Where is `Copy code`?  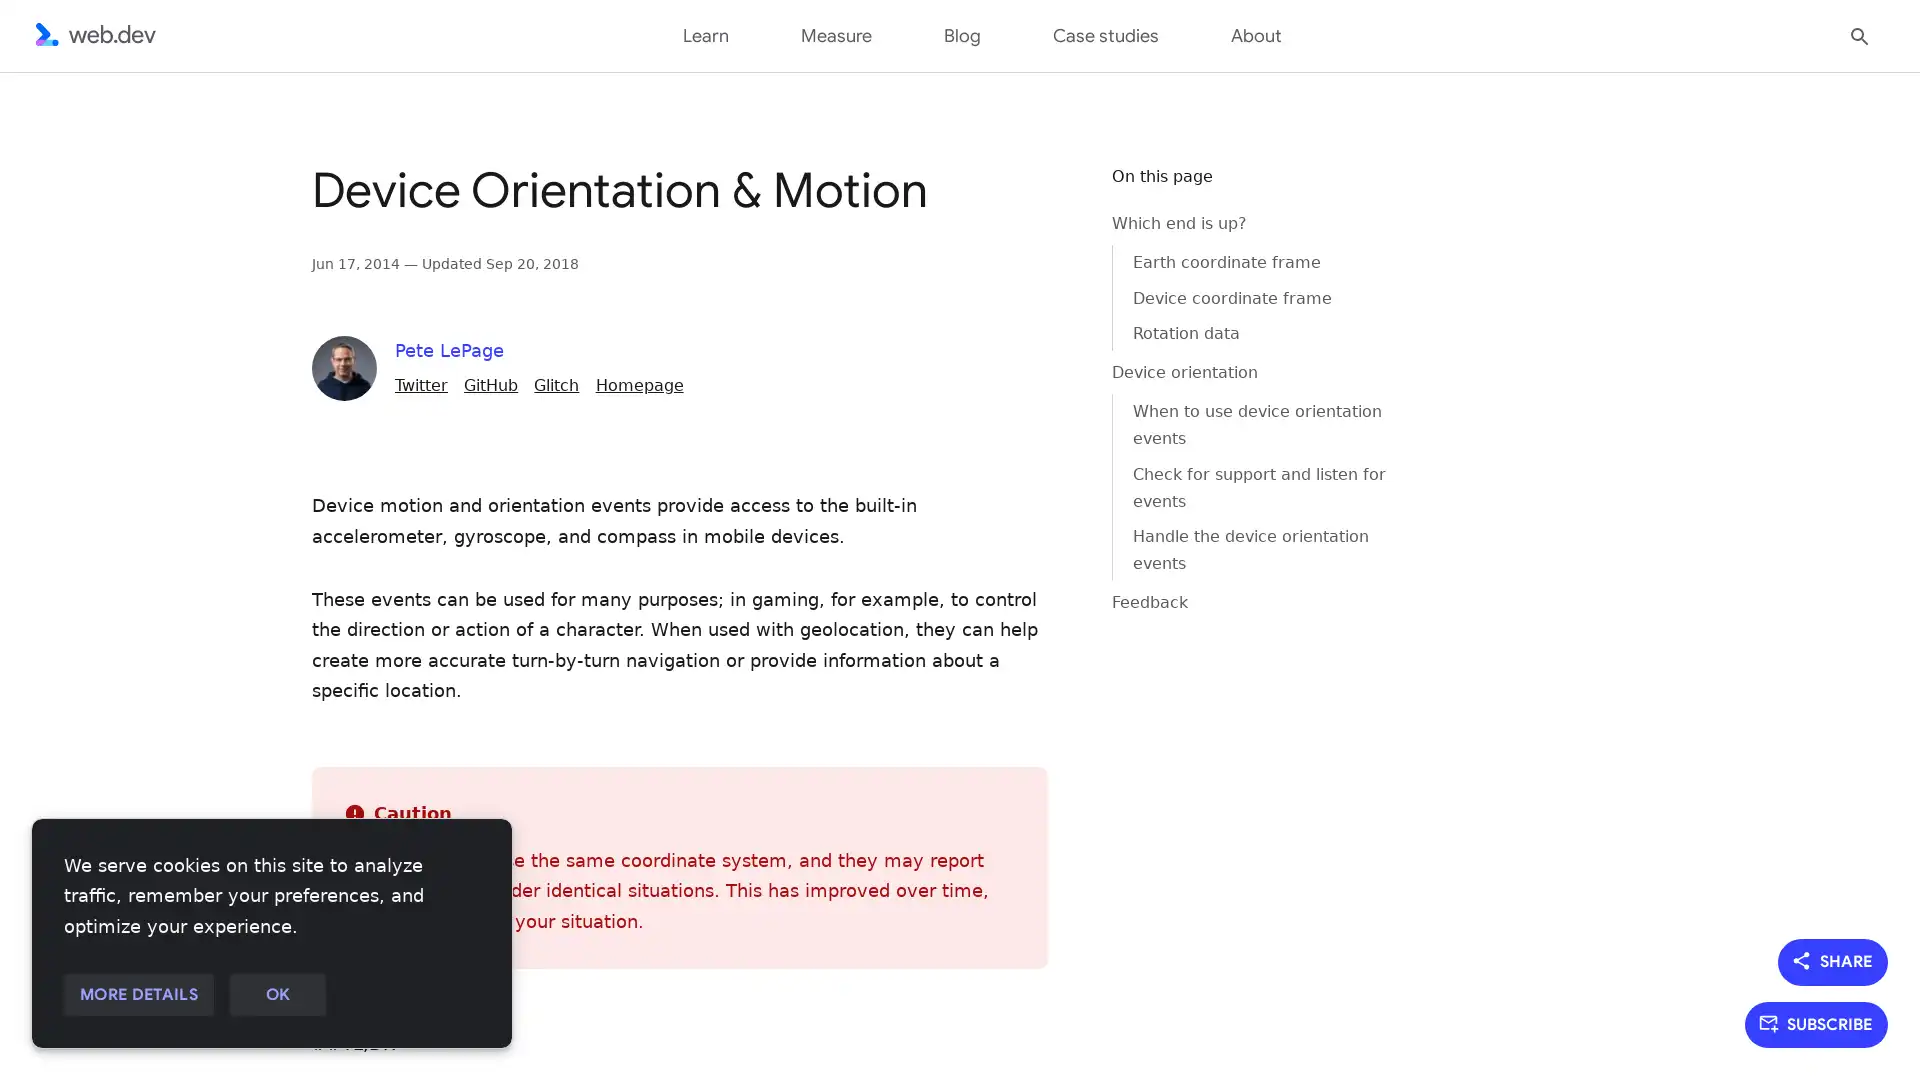
Copy code is located at coordinates (1046, 193).